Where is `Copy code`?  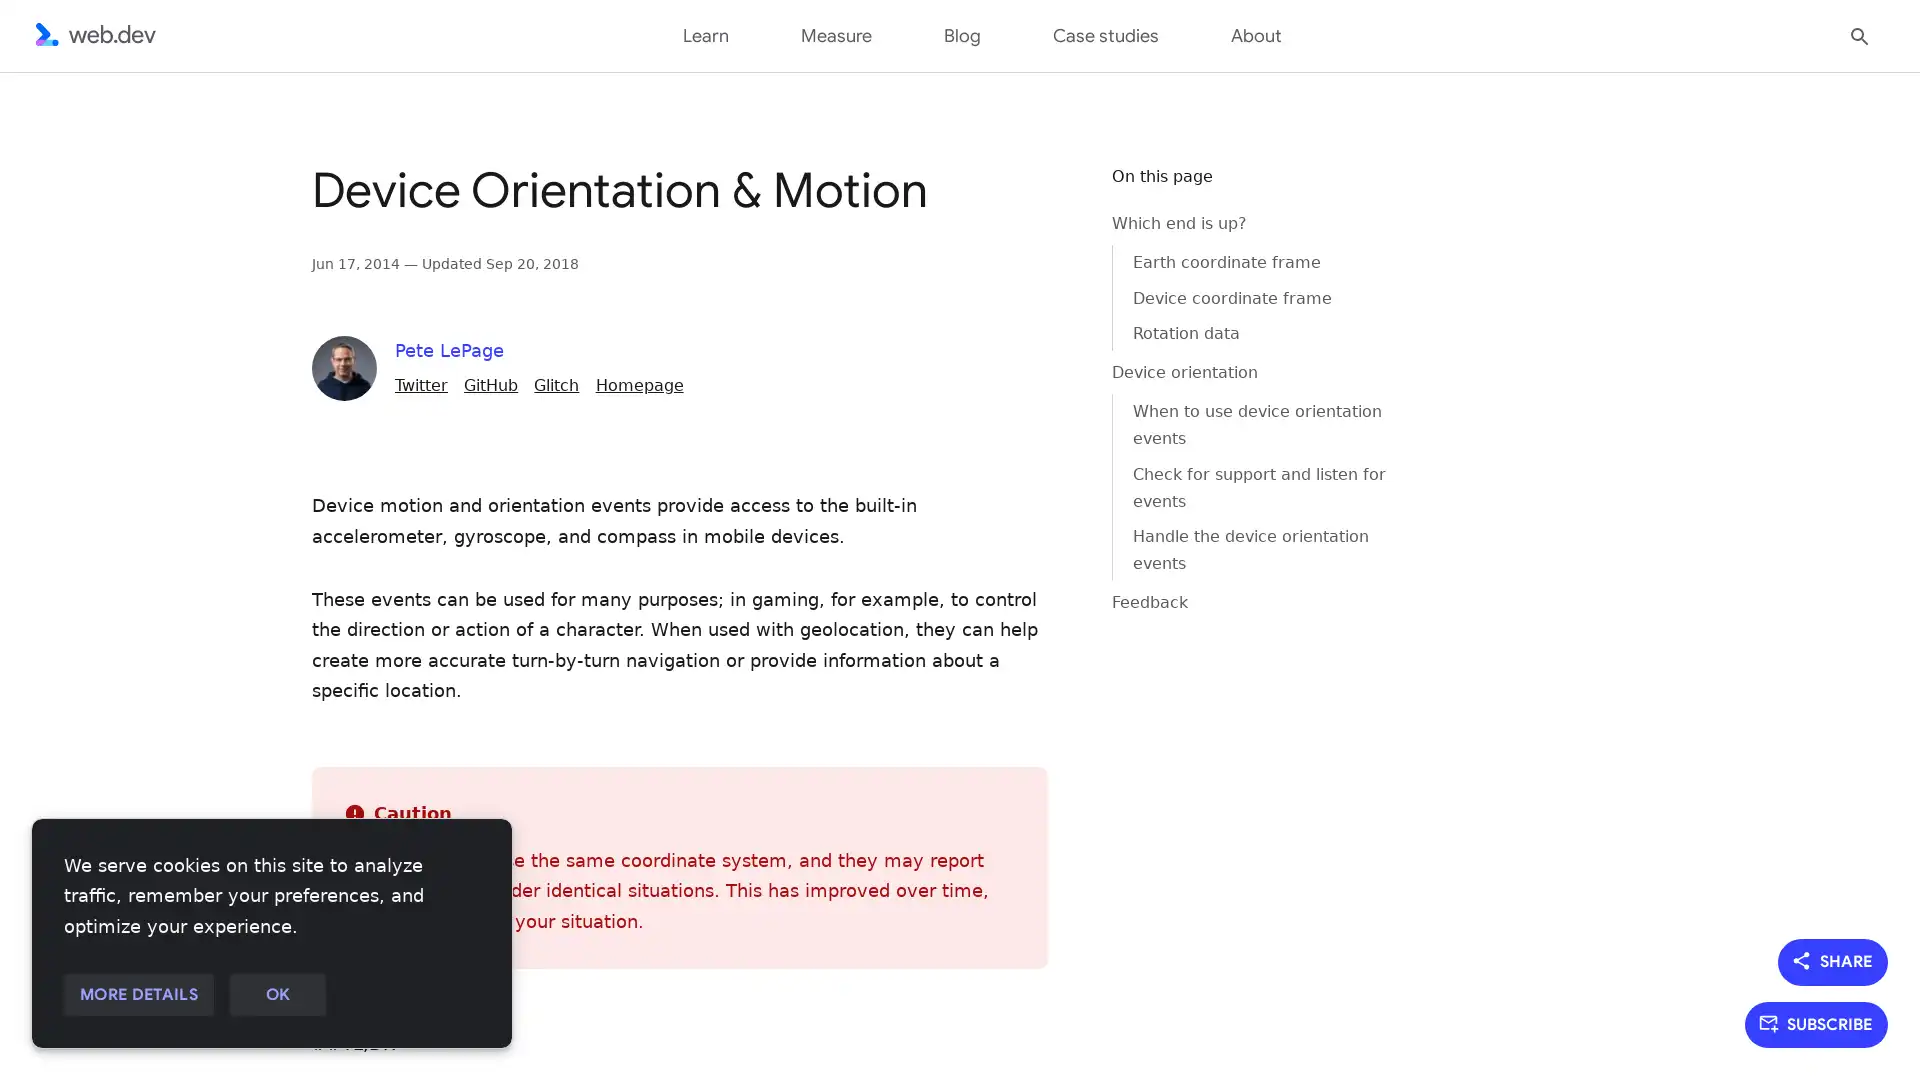
Copy code is located at coordinates (1046, 193).